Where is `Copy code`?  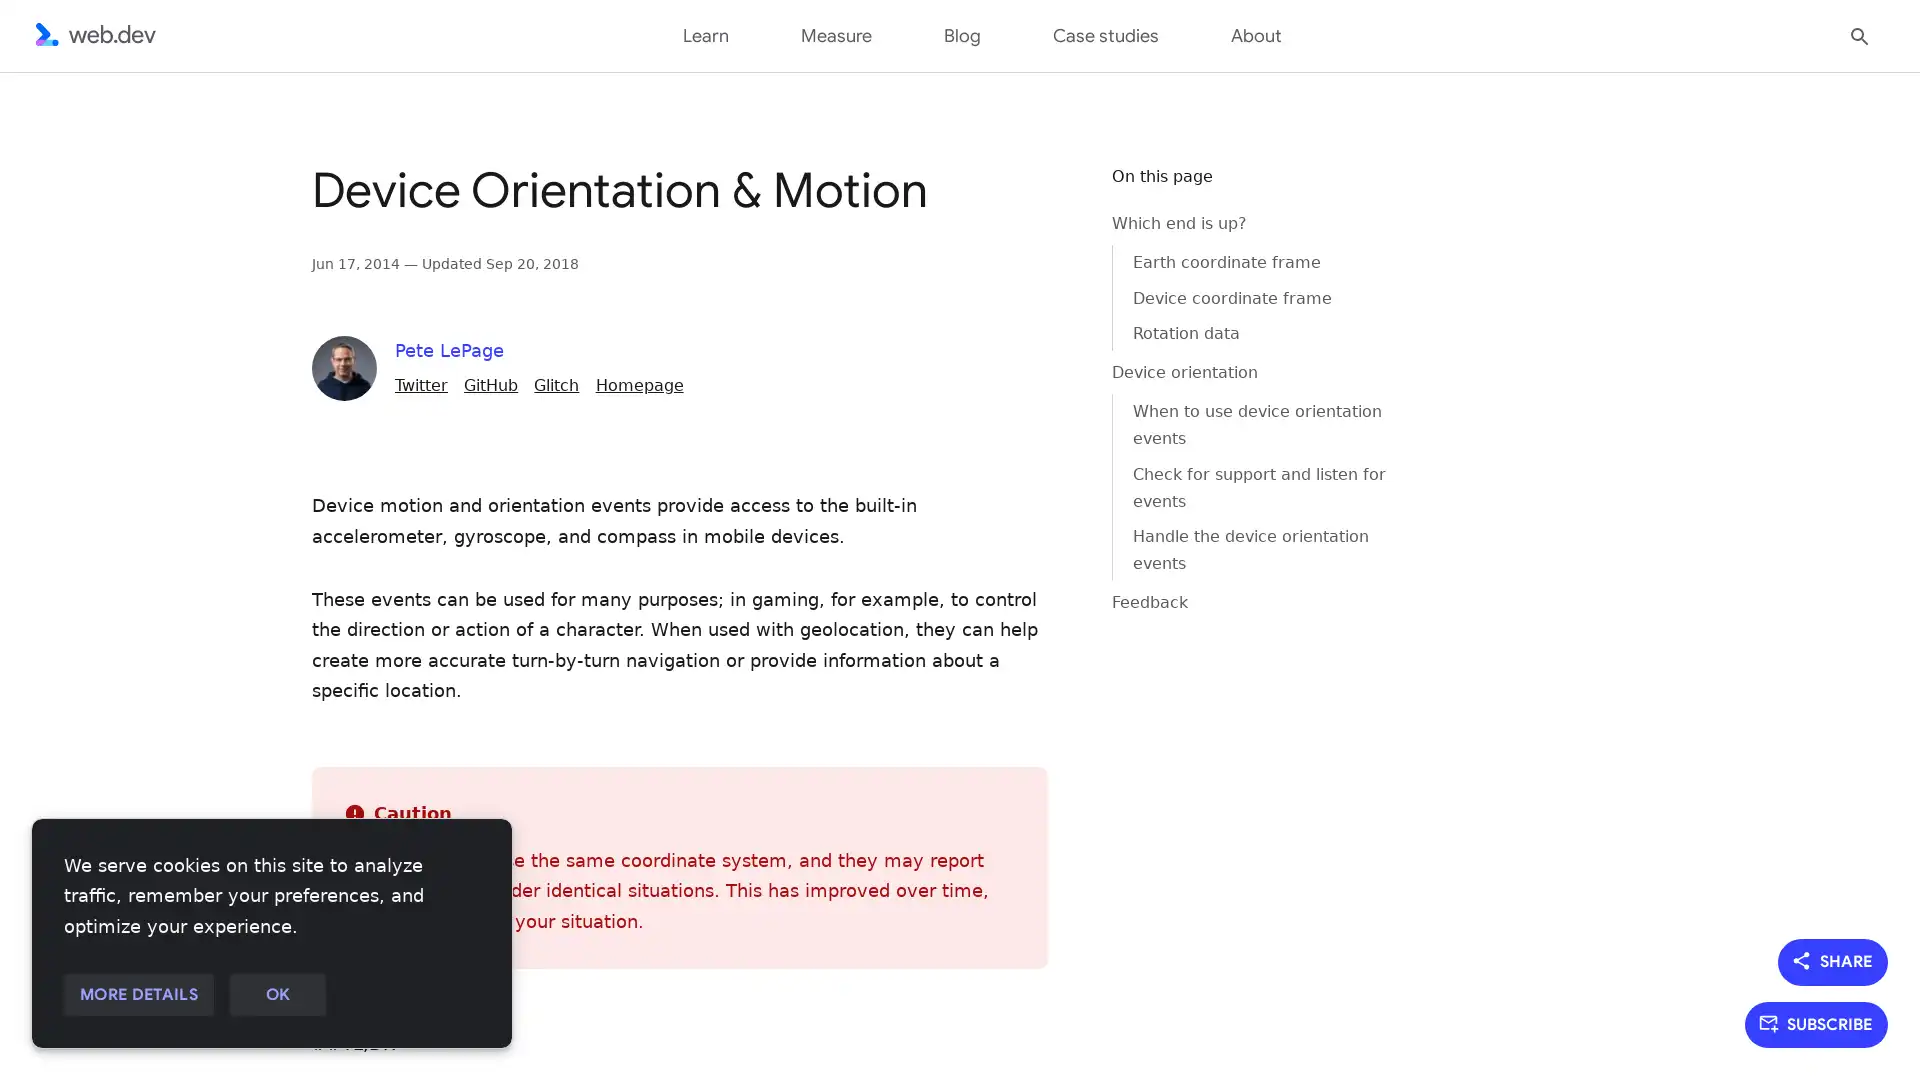
Copy code is located at coordinates (1046, 193).